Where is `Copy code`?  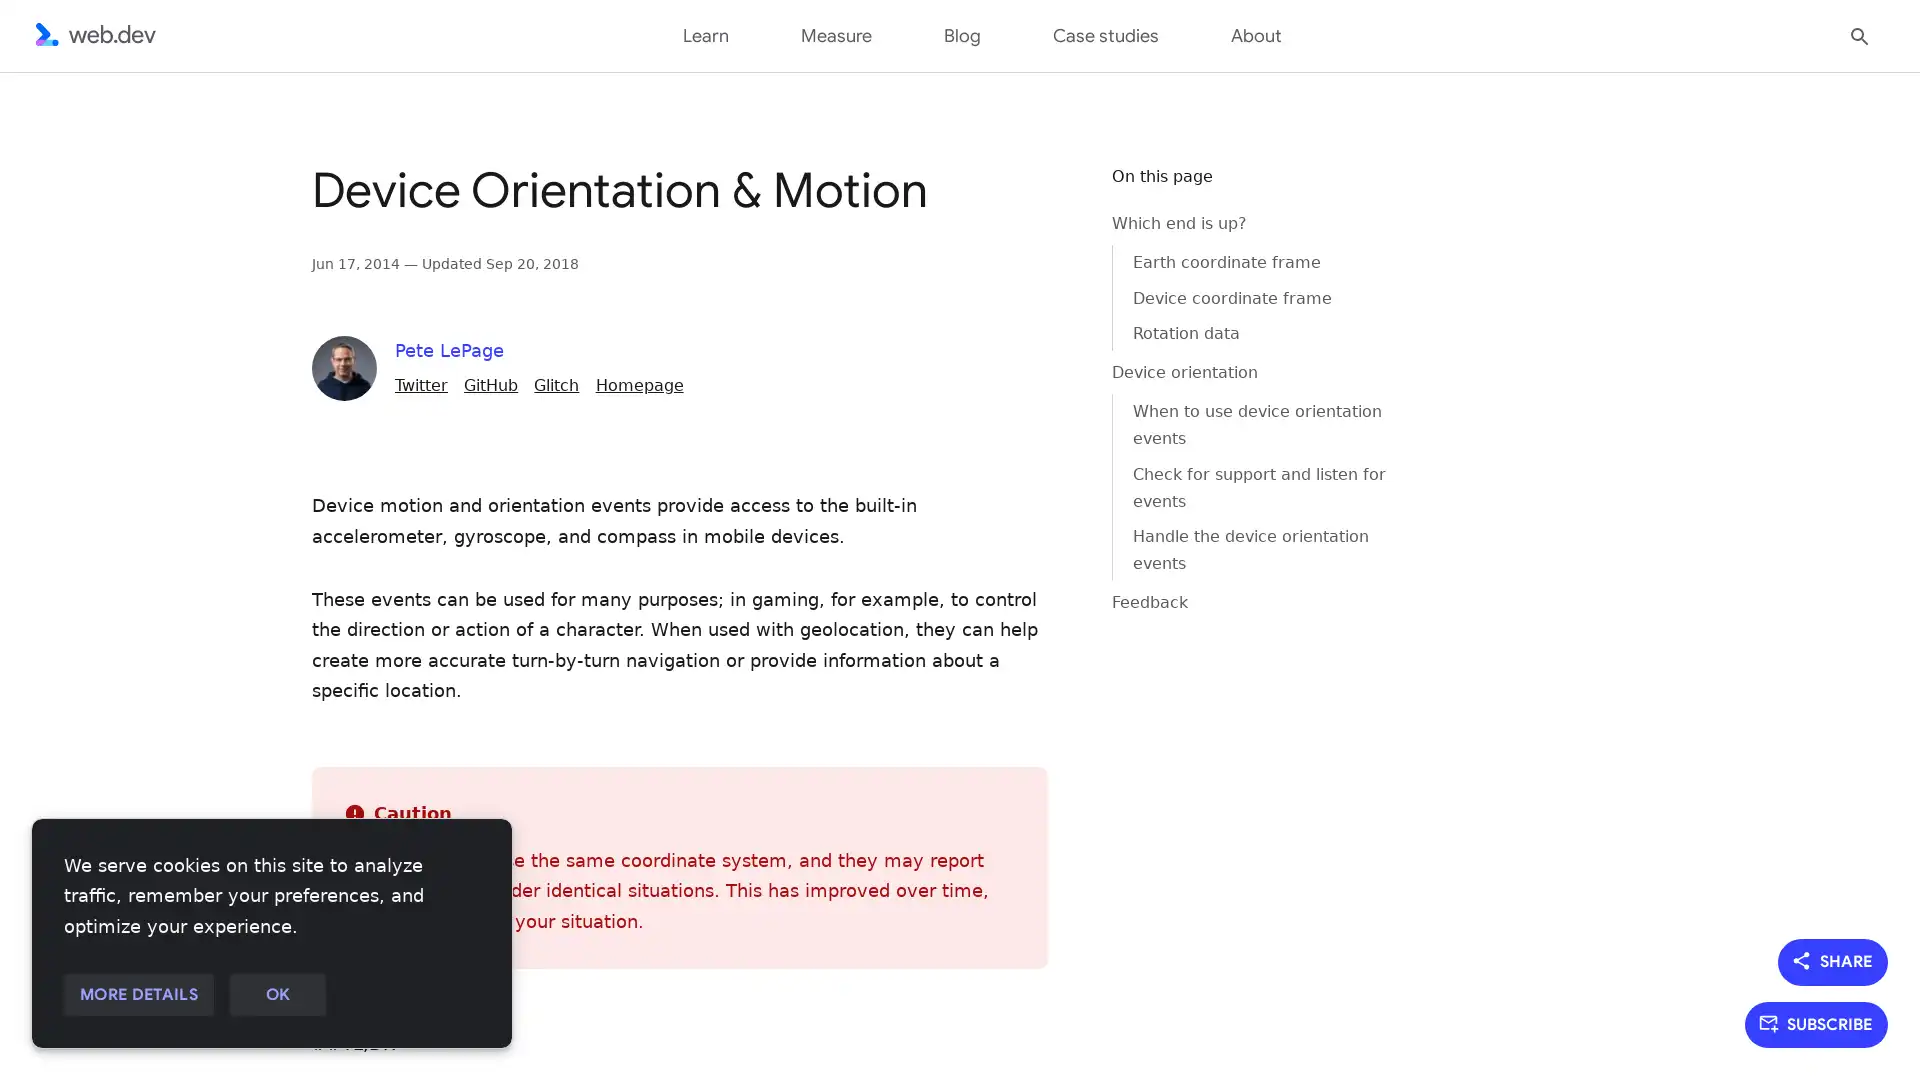
Copy code is located at coordinates (1046, 193).